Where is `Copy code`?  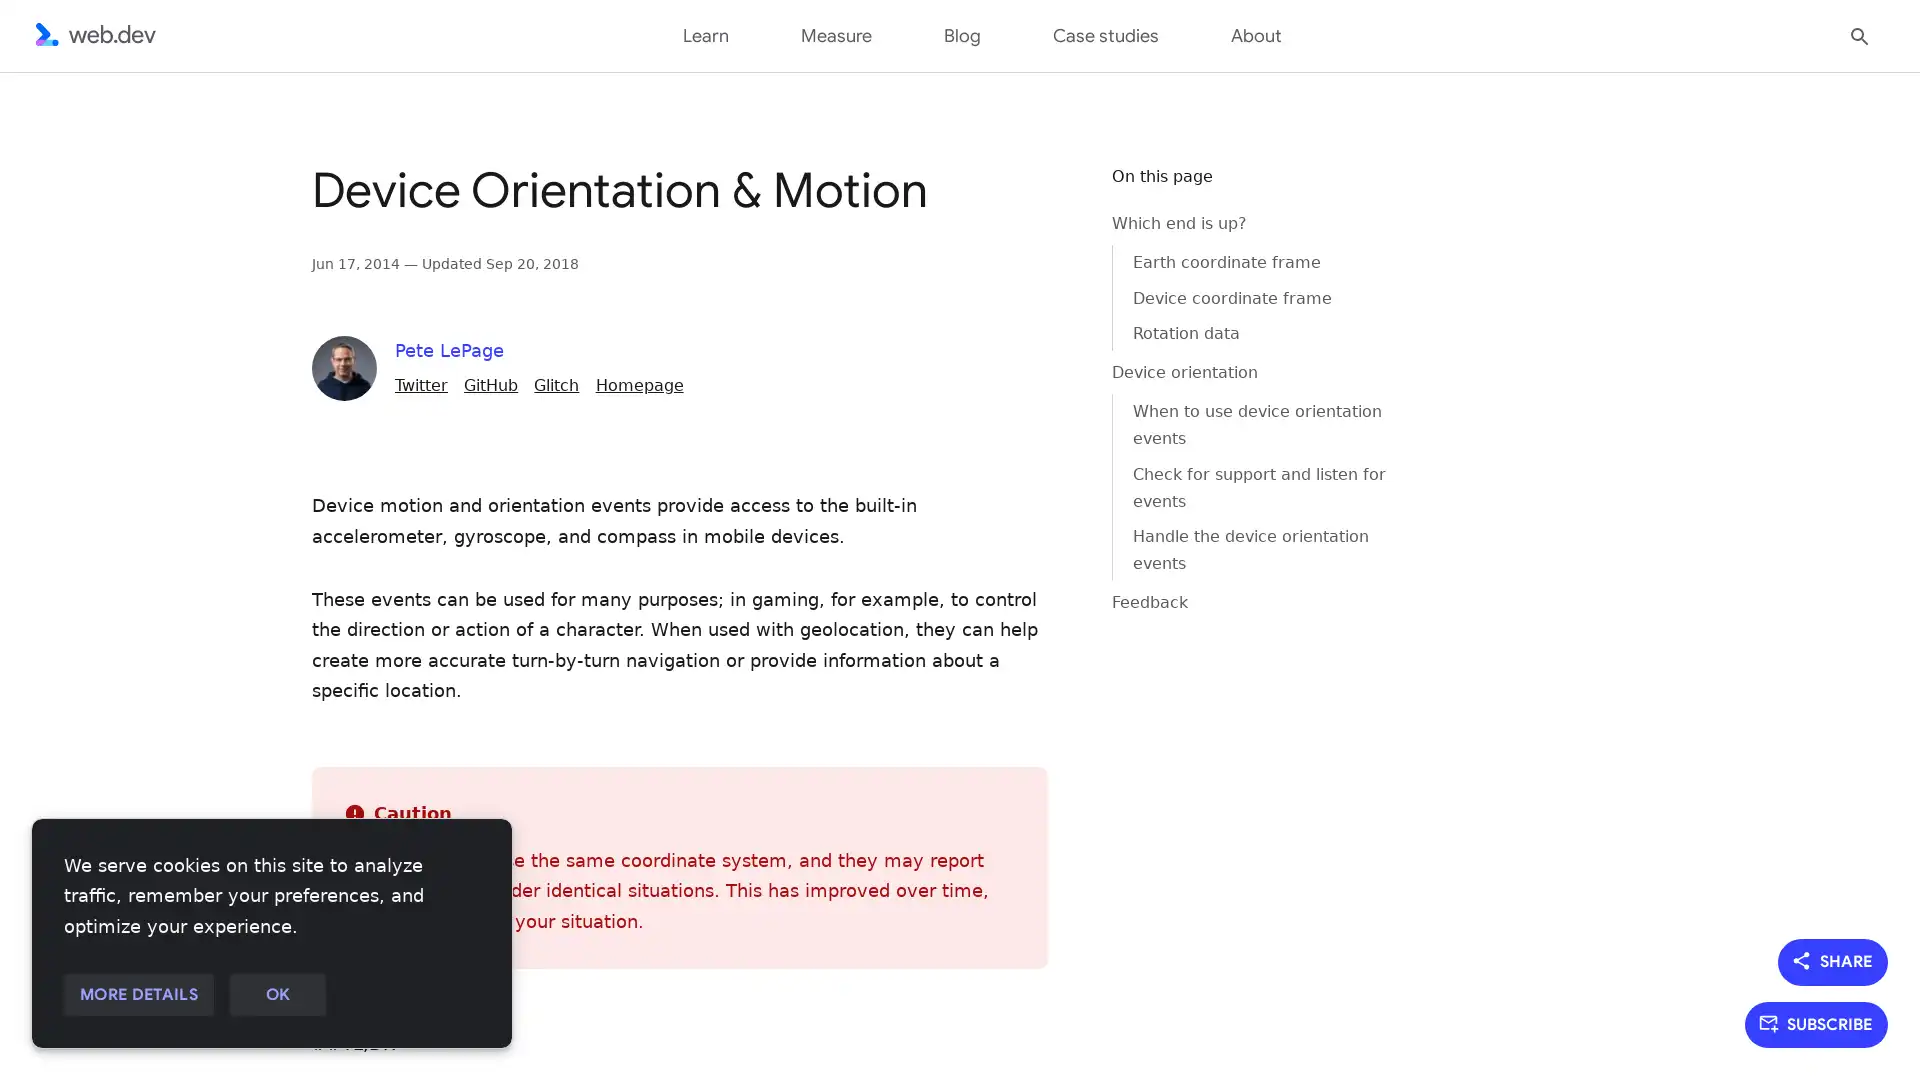
Copy code is located at coordinates (1046, 193).